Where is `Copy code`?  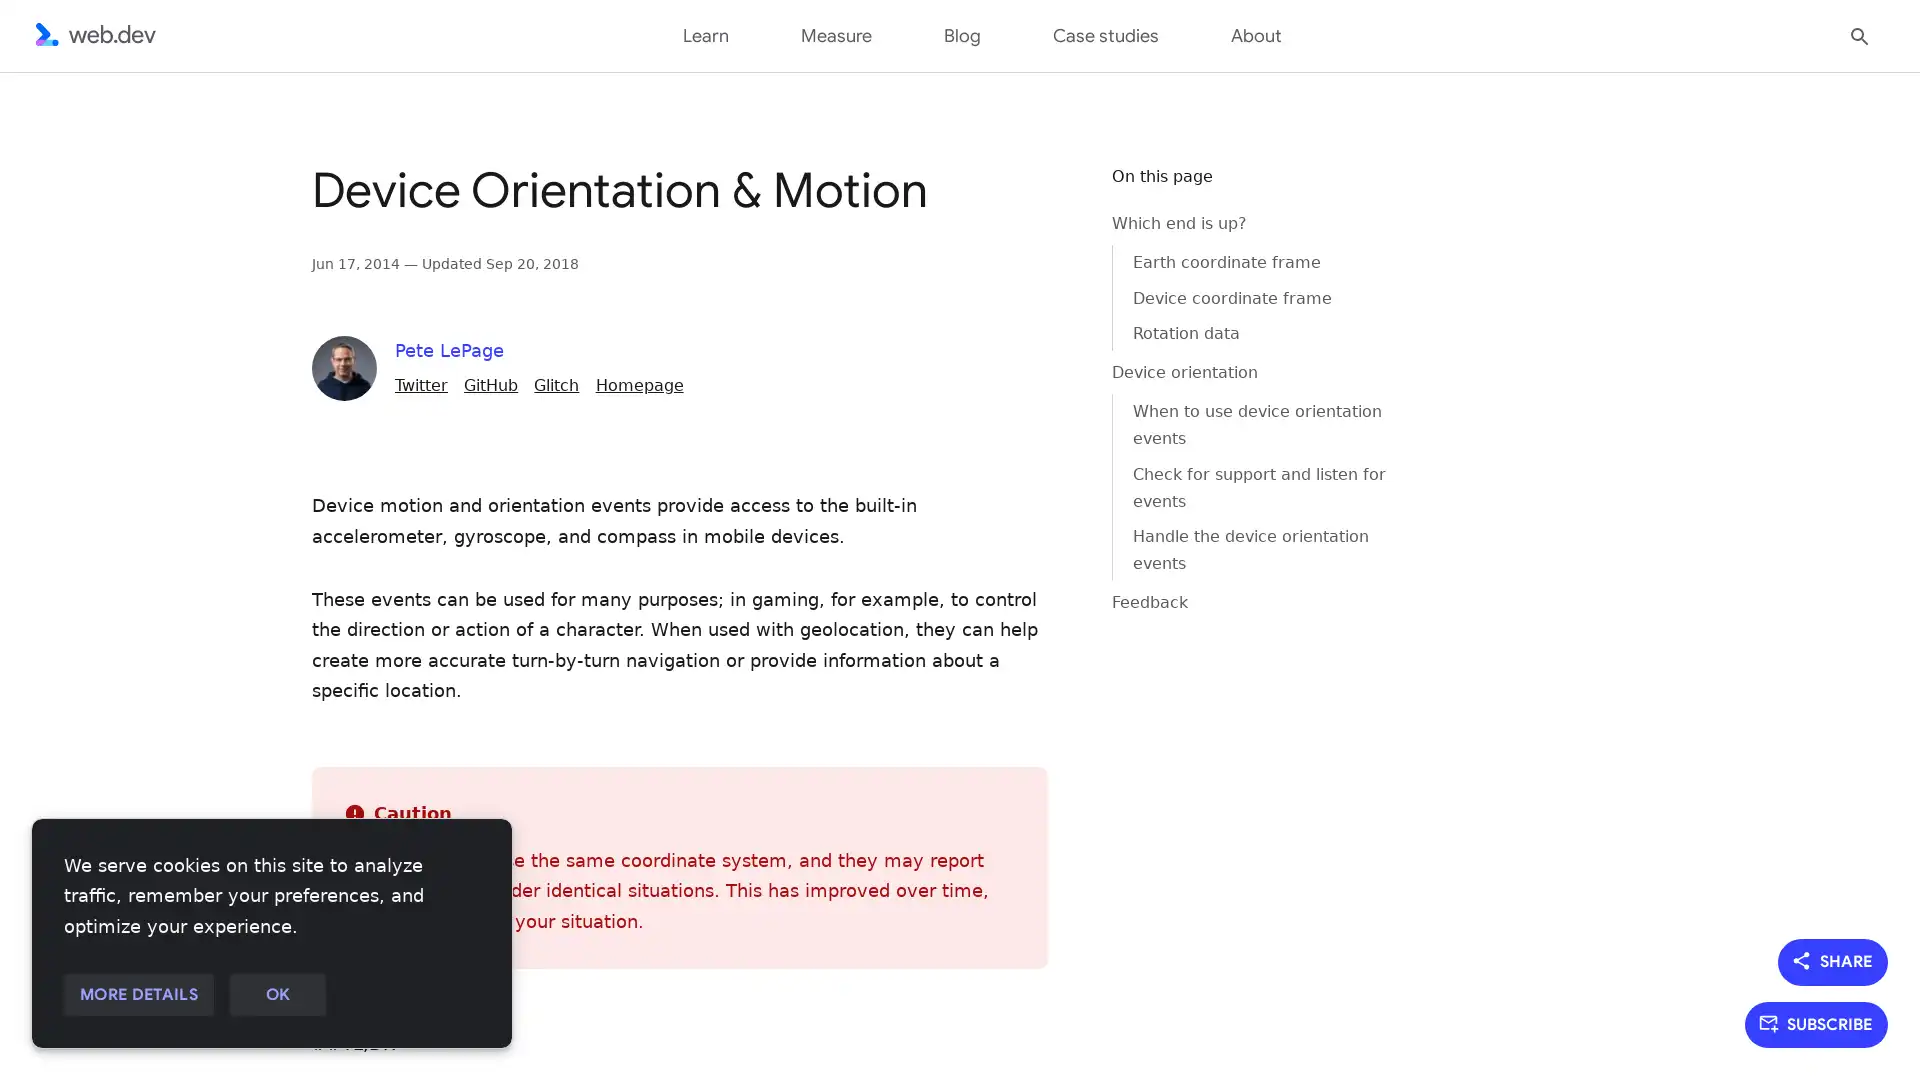
Copy code is located at coordinates (1046, 193).